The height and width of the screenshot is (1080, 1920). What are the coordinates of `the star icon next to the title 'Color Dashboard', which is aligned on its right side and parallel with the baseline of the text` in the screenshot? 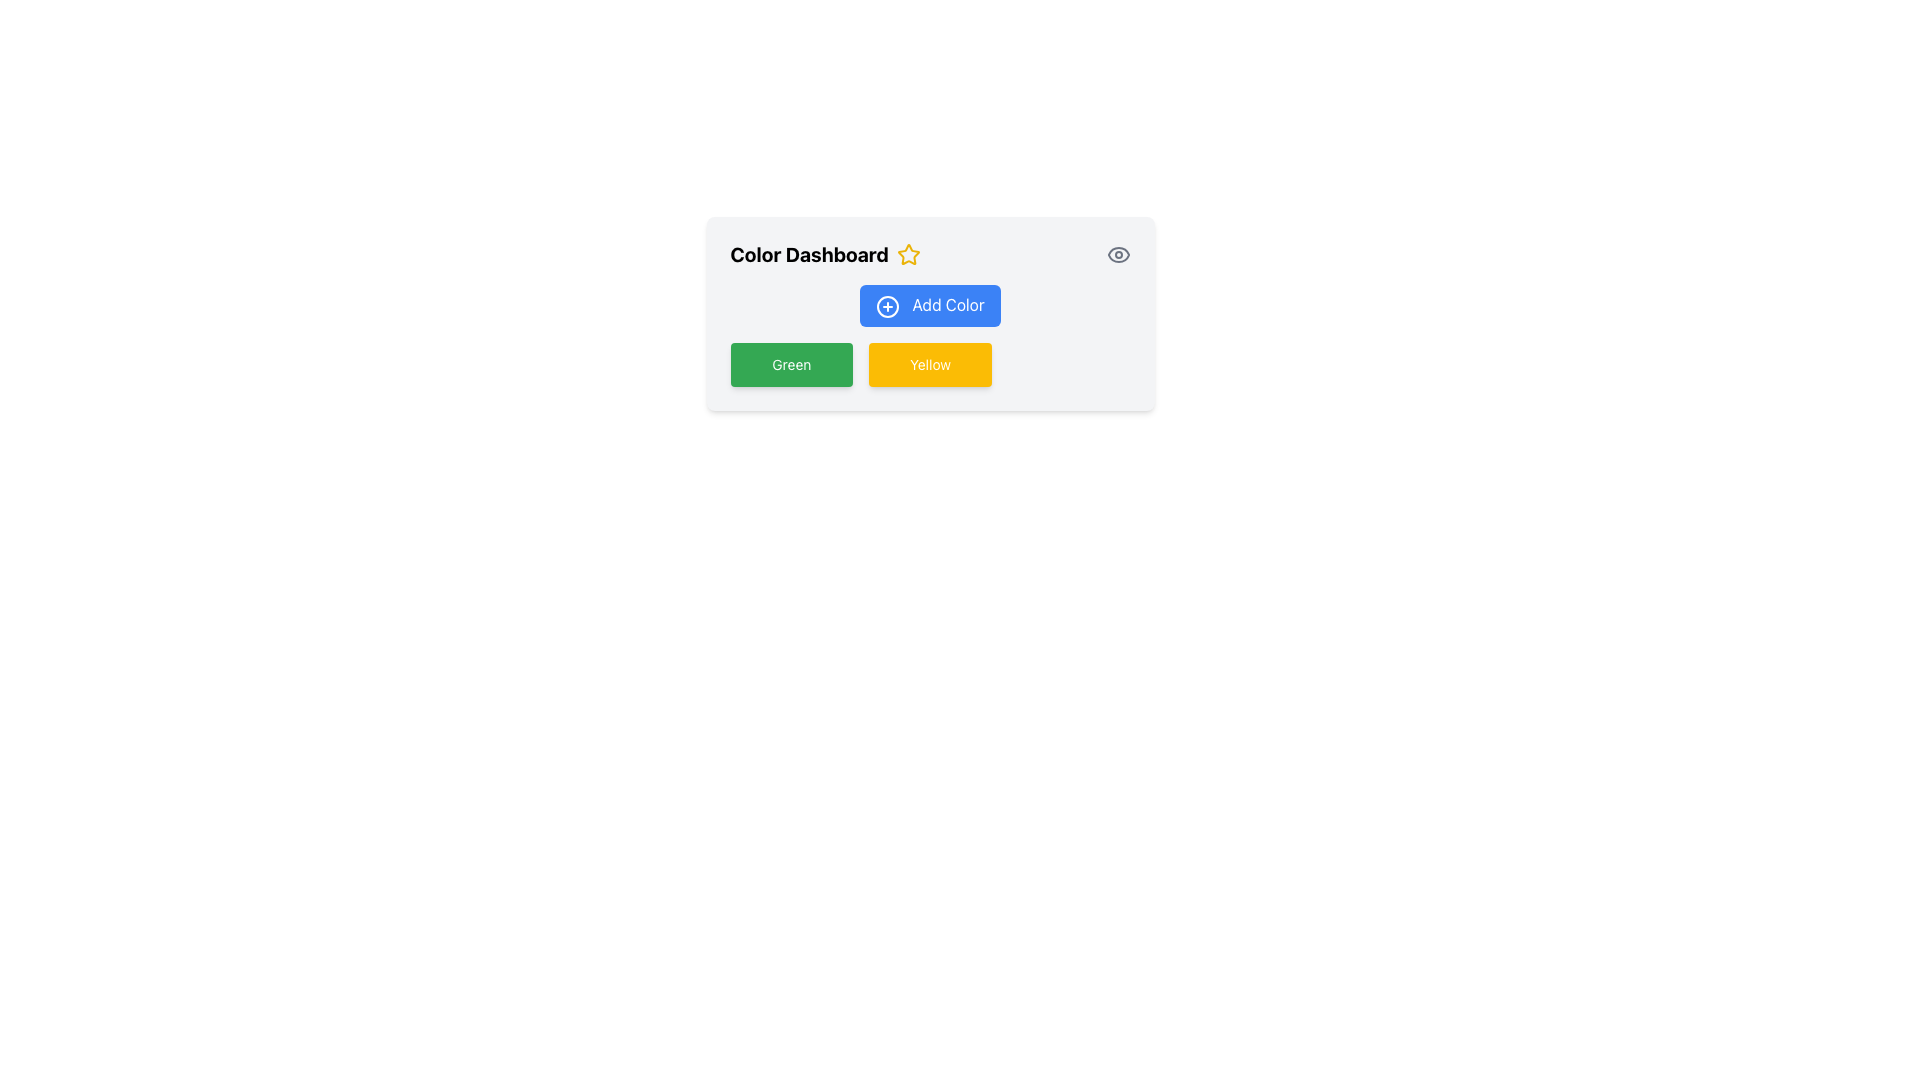 It's located at (907, 253).